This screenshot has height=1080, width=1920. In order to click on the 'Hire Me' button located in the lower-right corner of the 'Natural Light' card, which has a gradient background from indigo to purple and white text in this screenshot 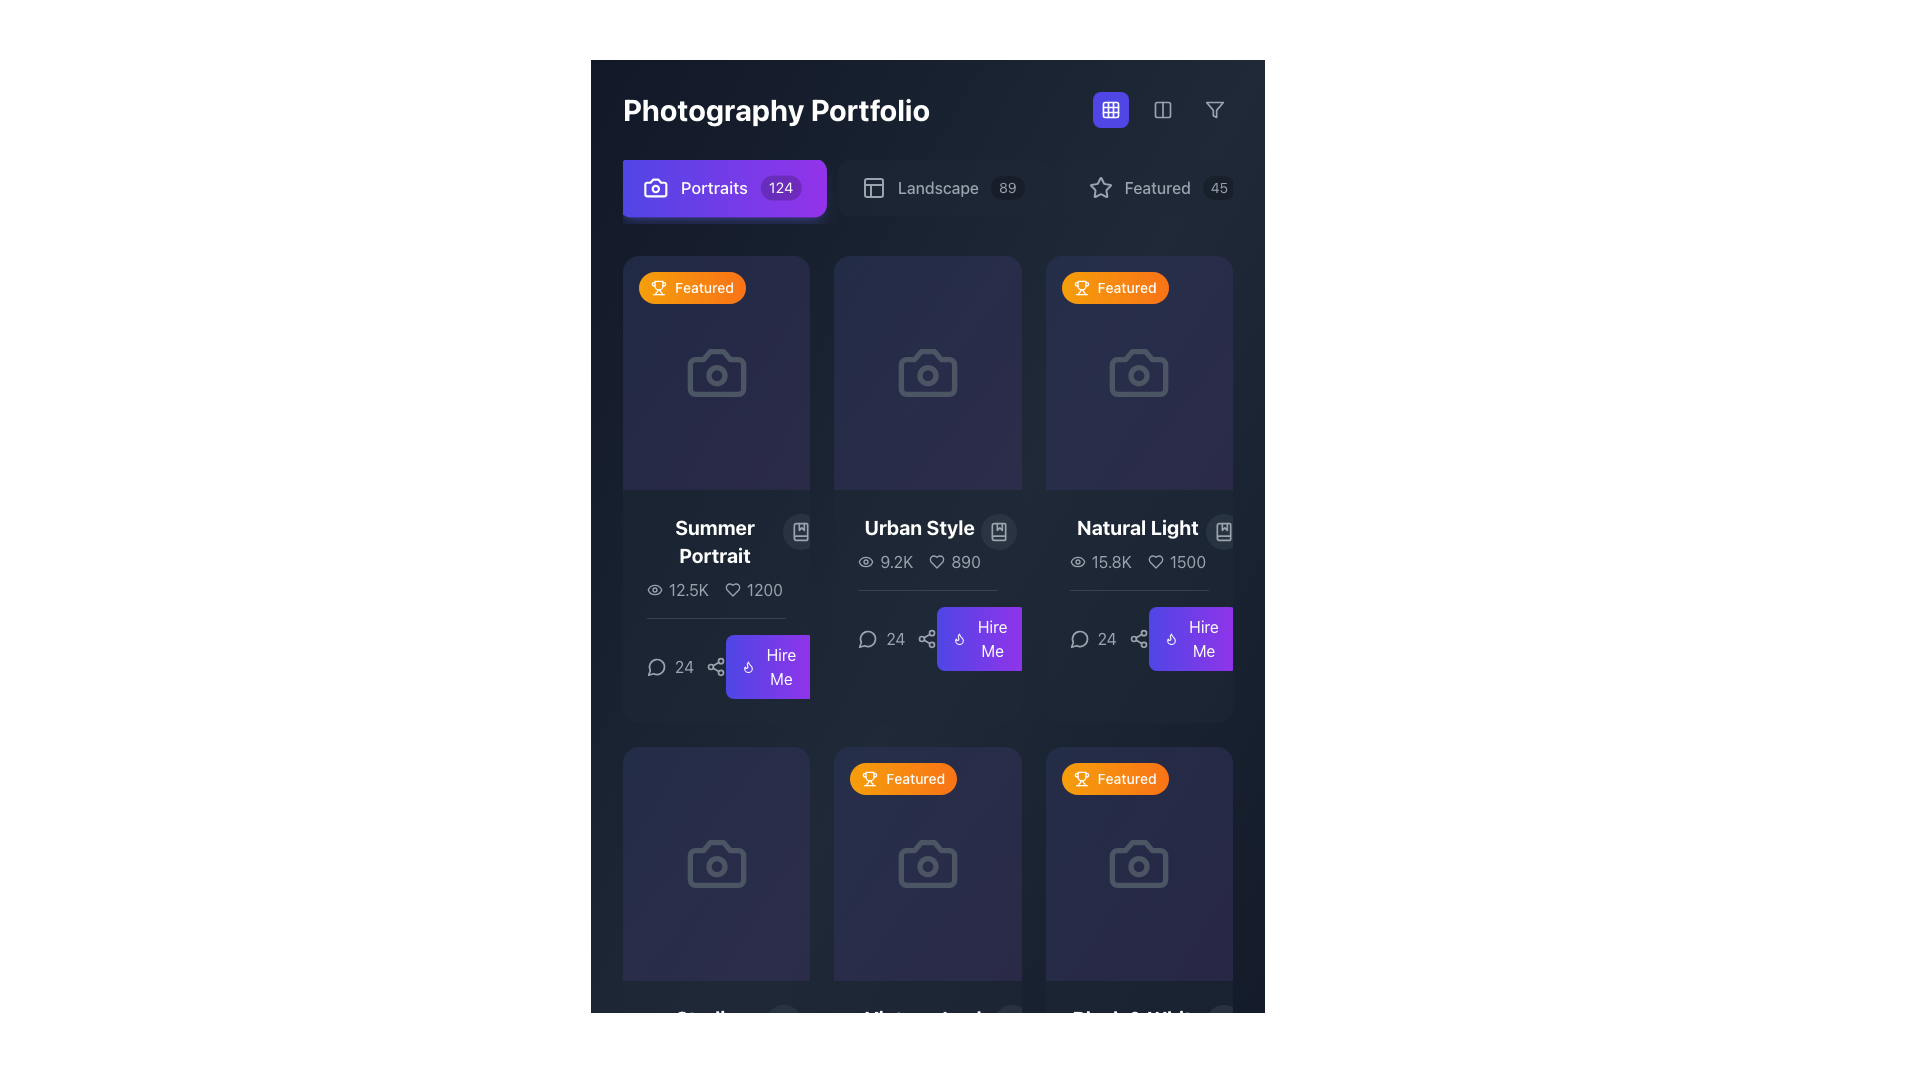, I will do `click(1203, 639)`.